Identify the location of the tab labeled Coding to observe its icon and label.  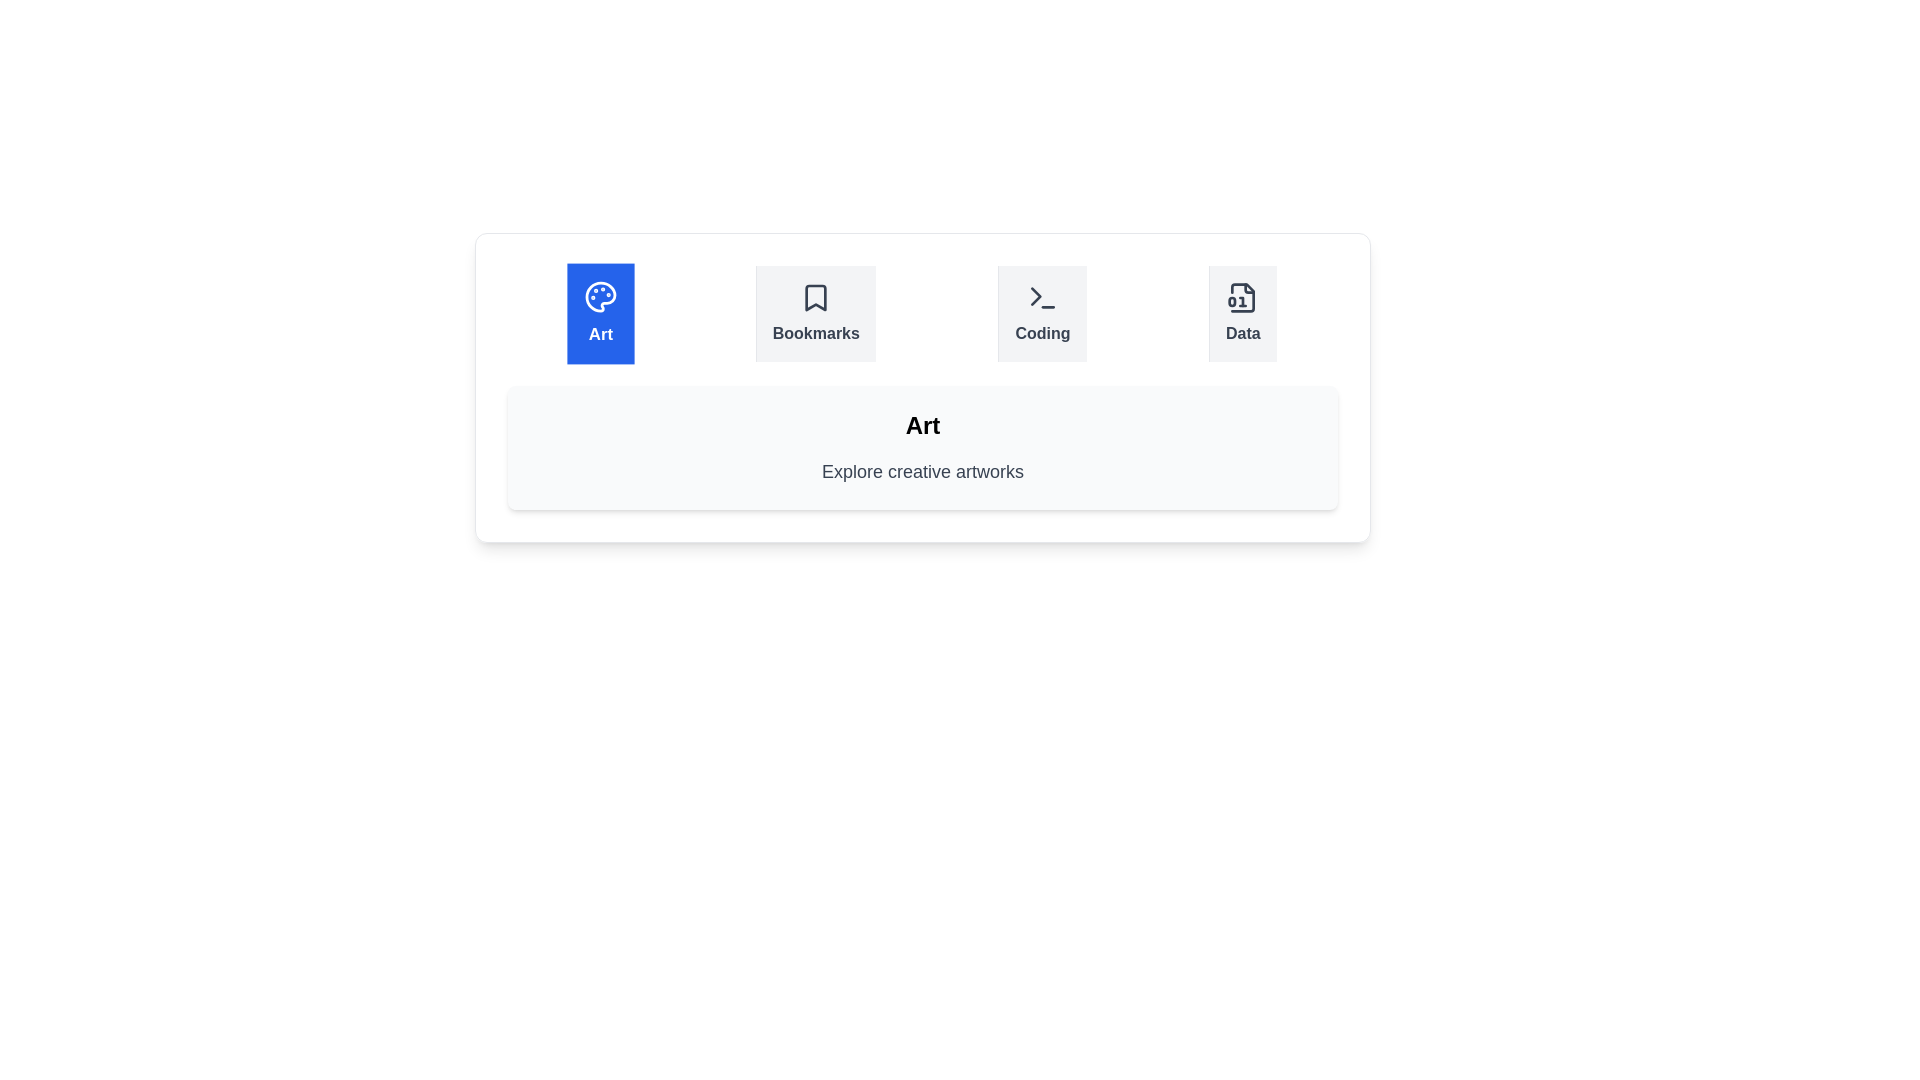
(1041, 313).